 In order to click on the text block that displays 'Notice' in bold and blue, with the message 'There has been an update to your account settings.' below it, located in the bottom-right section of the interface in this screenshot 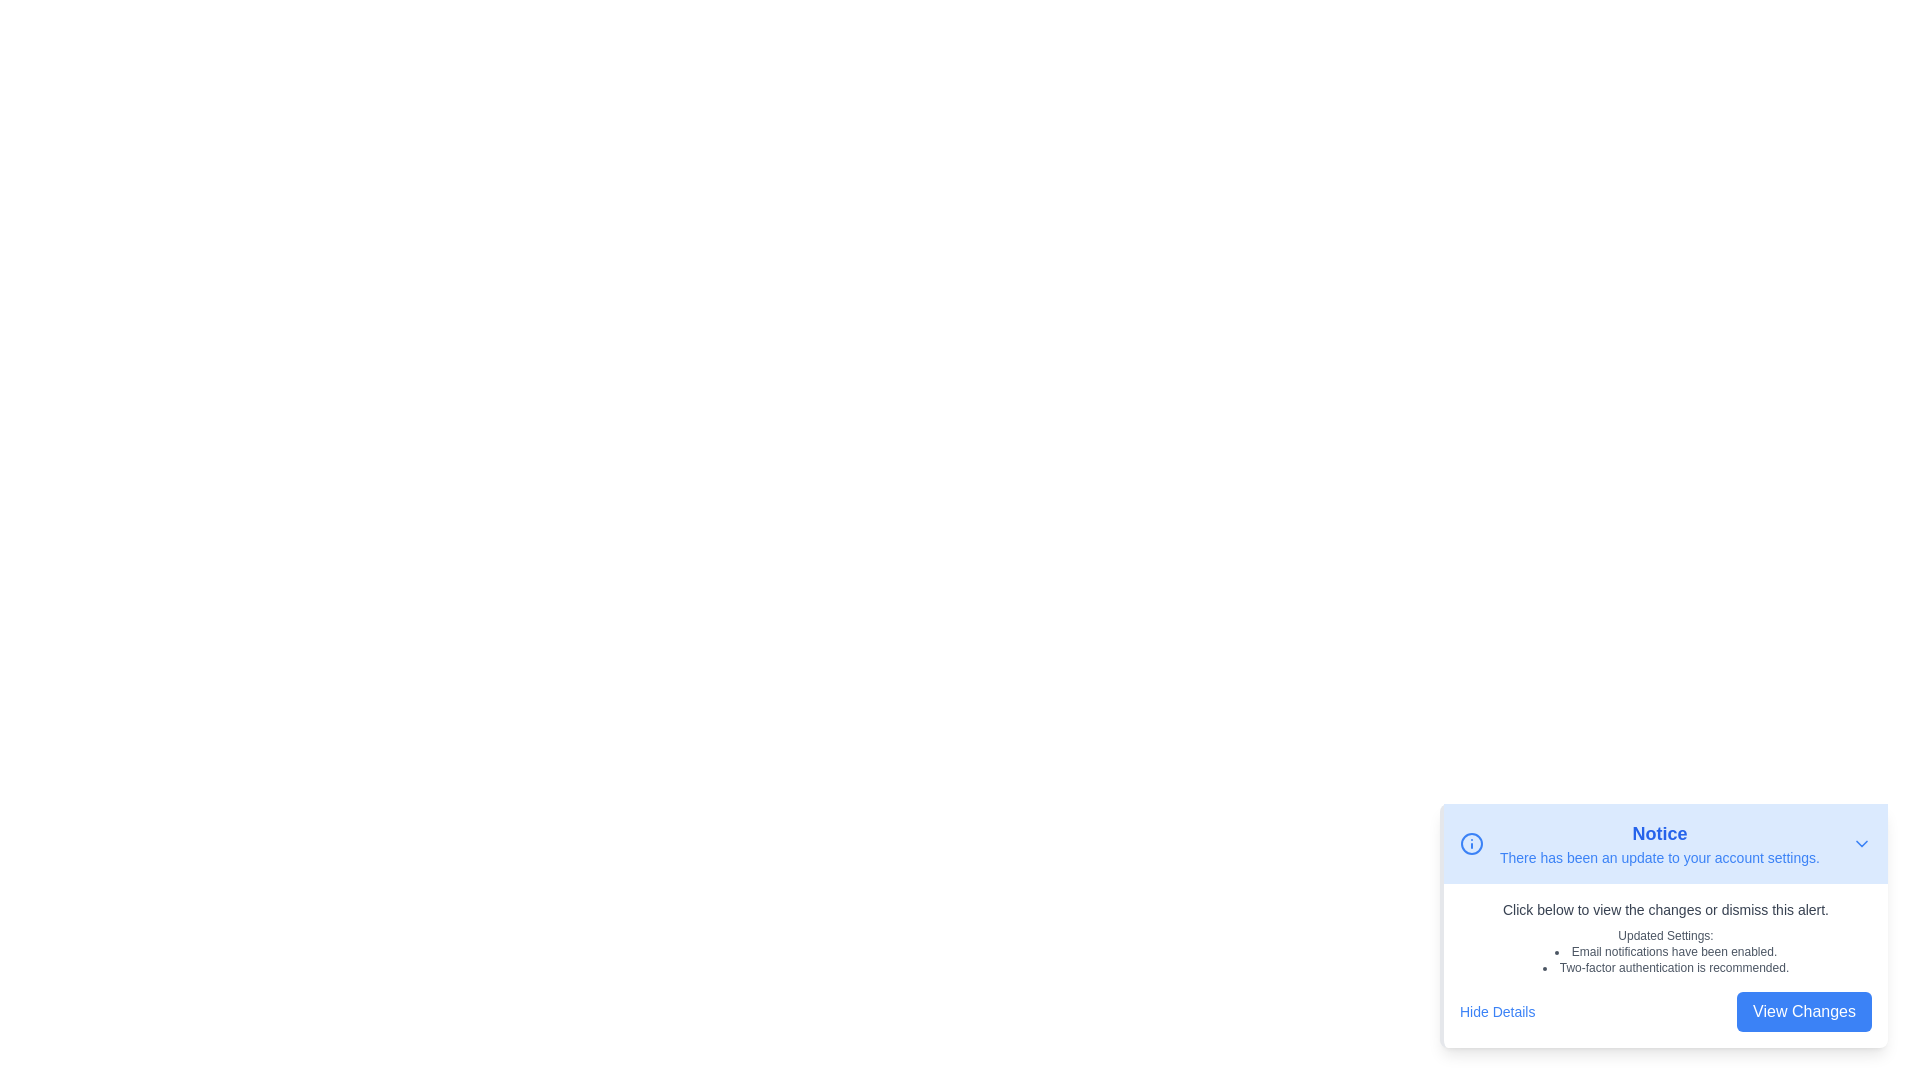, I will do `click(1660, 844)`.